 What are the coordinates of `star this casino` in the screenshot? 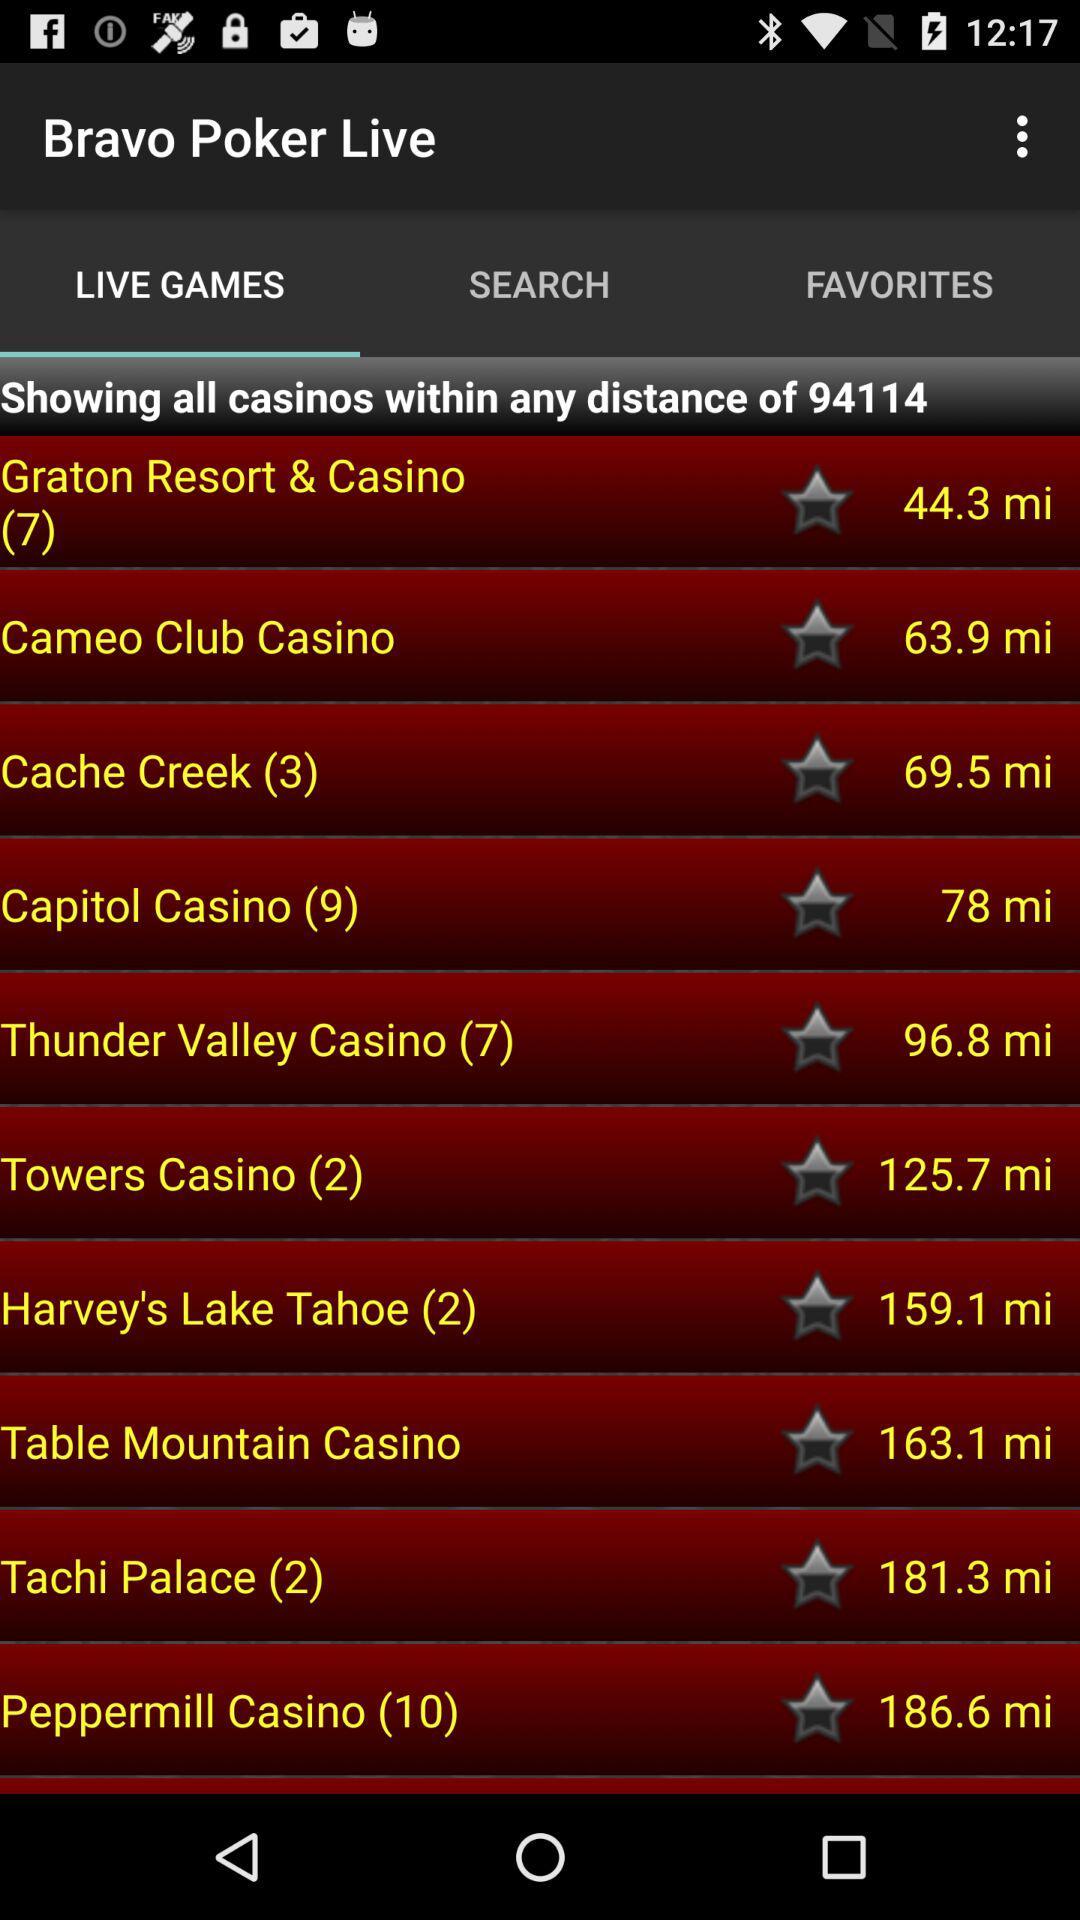 It's located at (817, 1441).